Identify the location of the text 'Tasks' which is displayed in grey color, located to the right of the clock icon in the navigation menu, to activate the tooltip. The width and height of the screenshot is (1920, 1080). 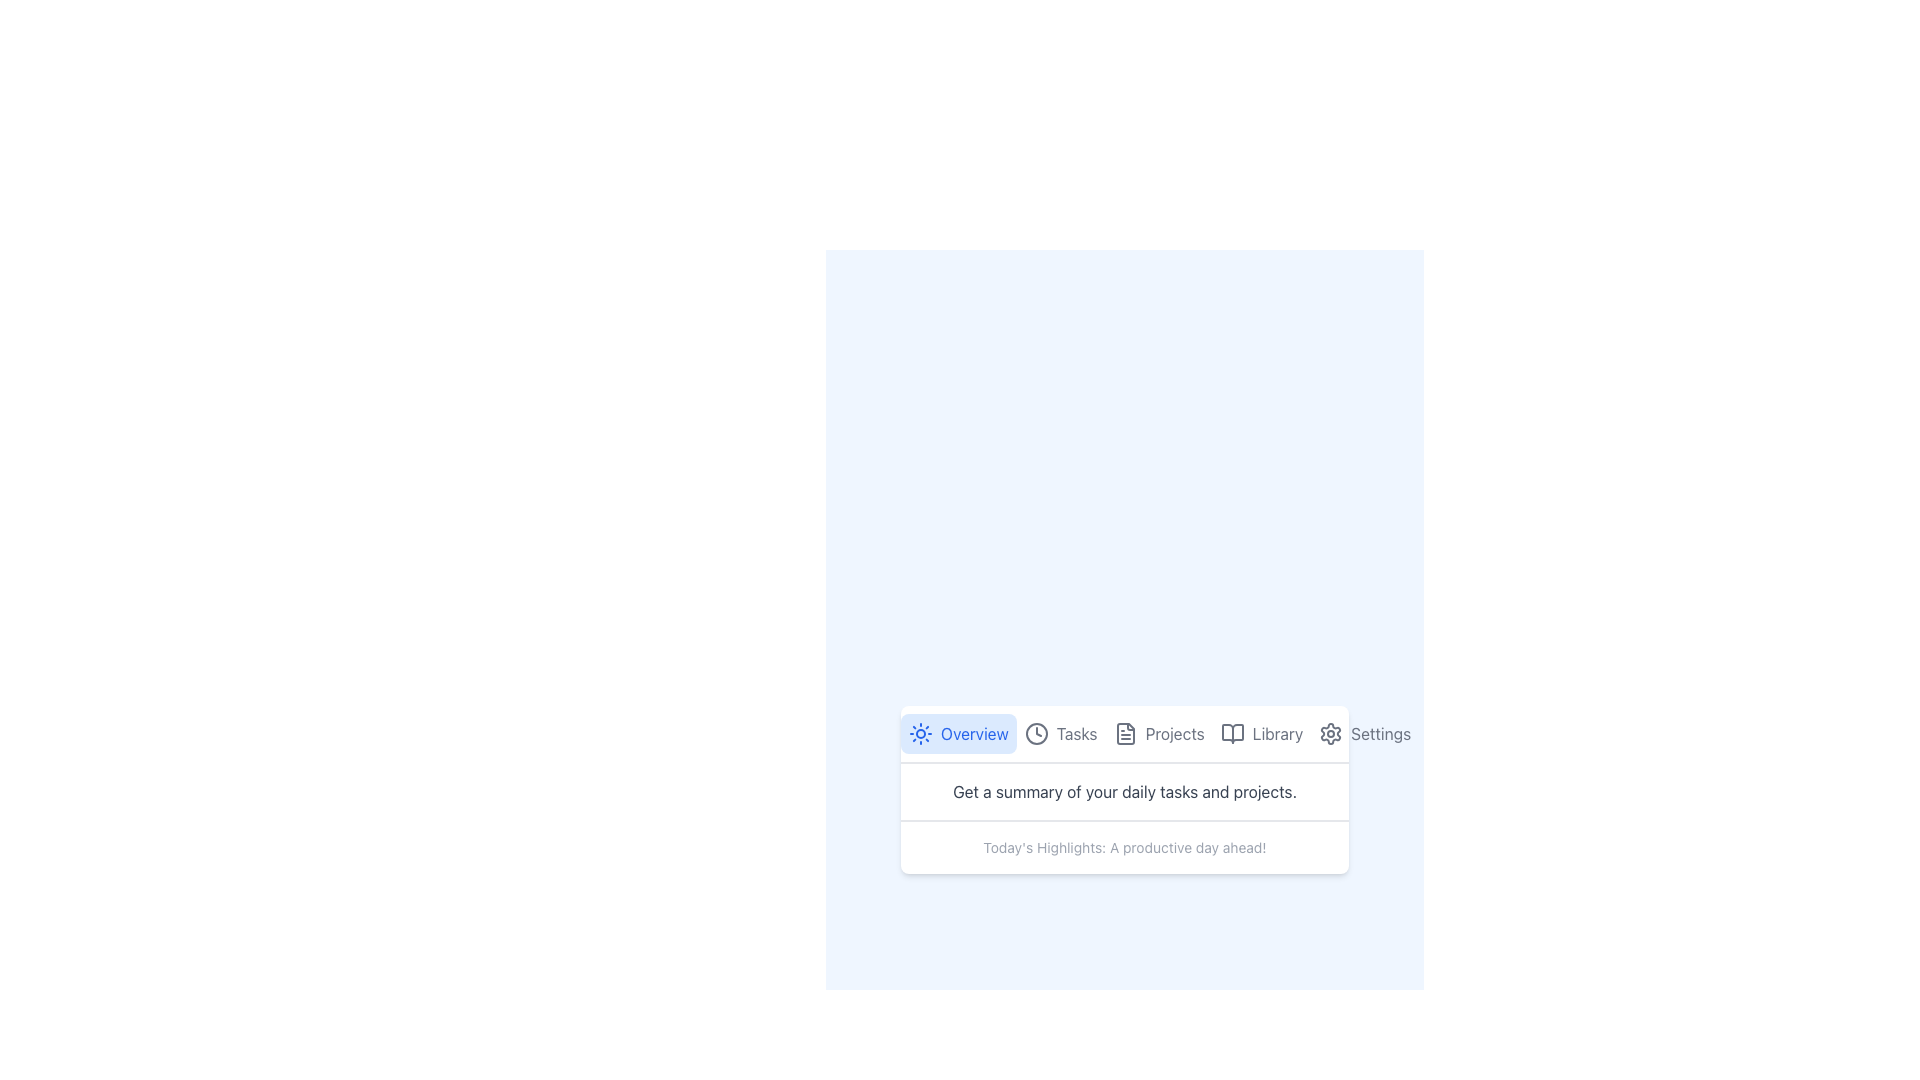
(1076, 733).